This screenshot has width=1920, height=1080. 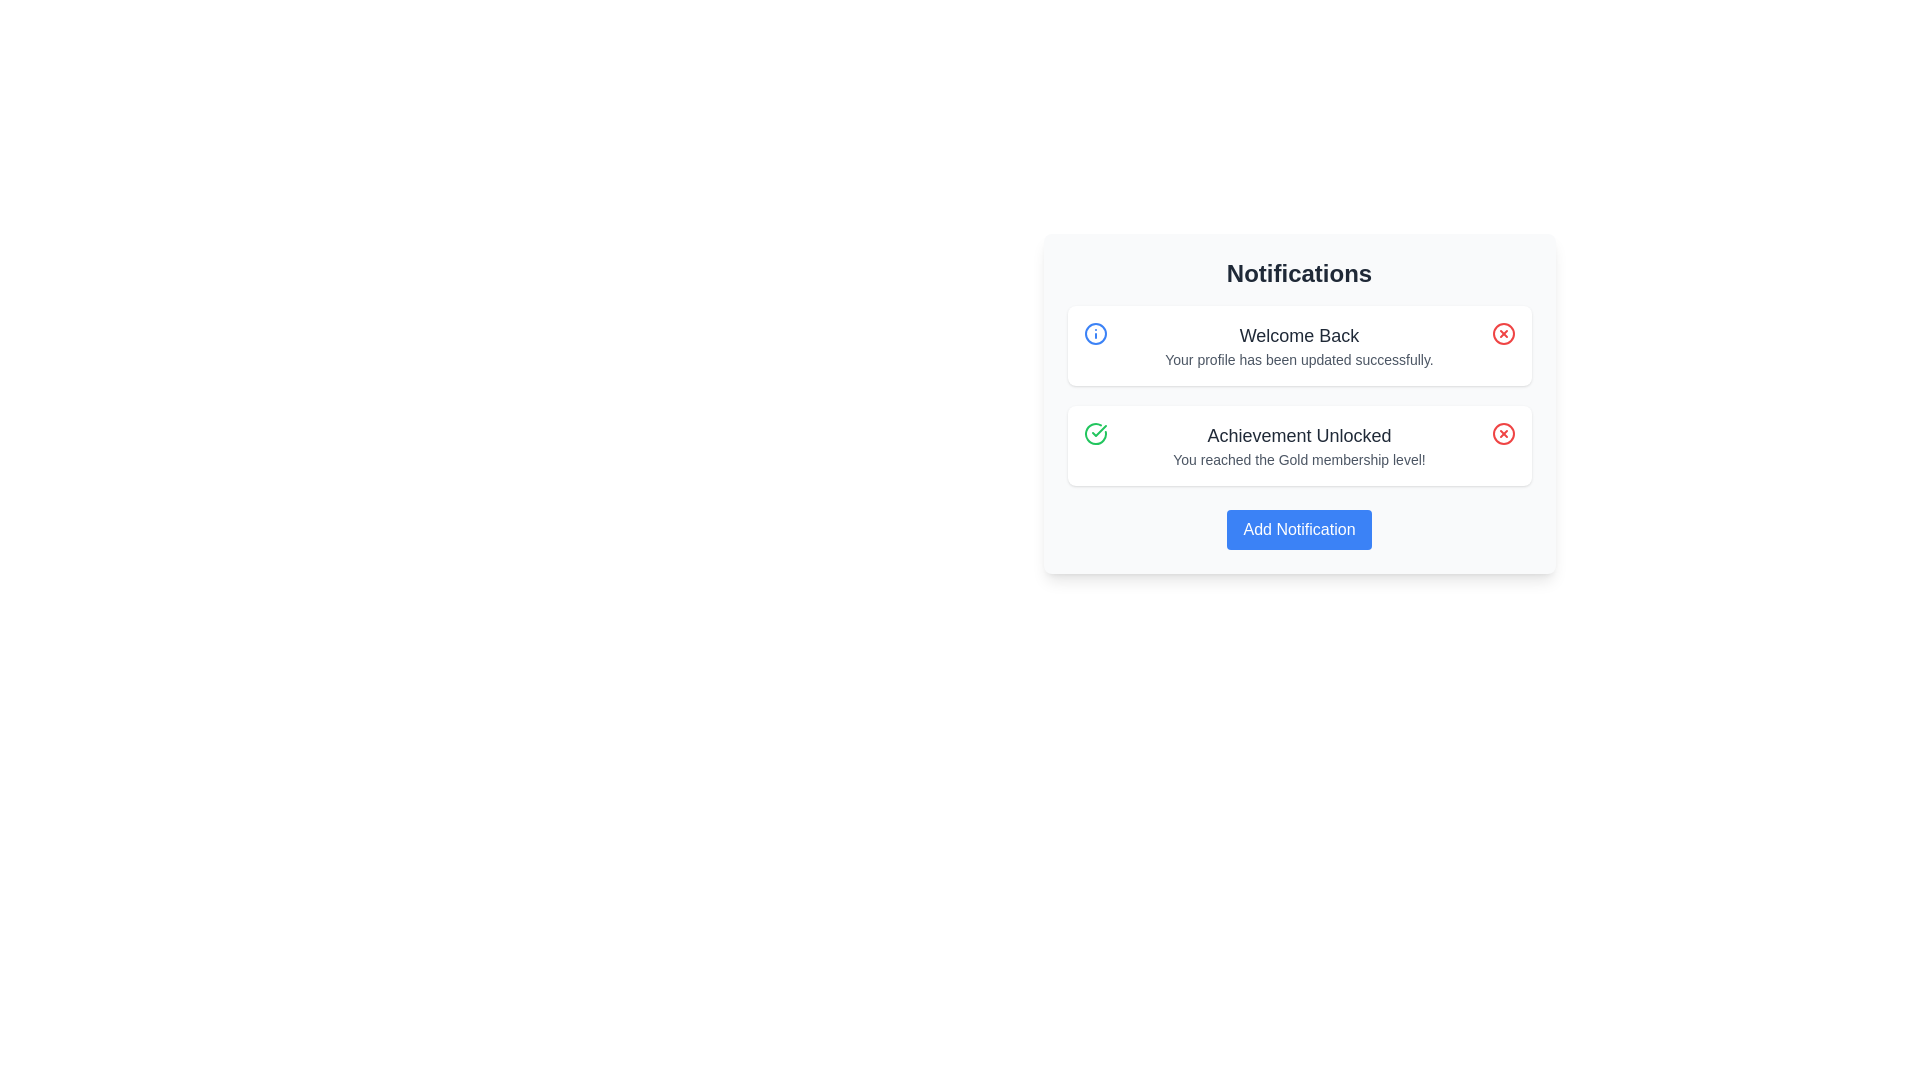 What do you see at coordinates (1503, 333) in the screenshot?
I see `the close button located on the right-hand side of the notification section, aligned with the title 'Welcome Back'` at bounding box center [1503, 333].